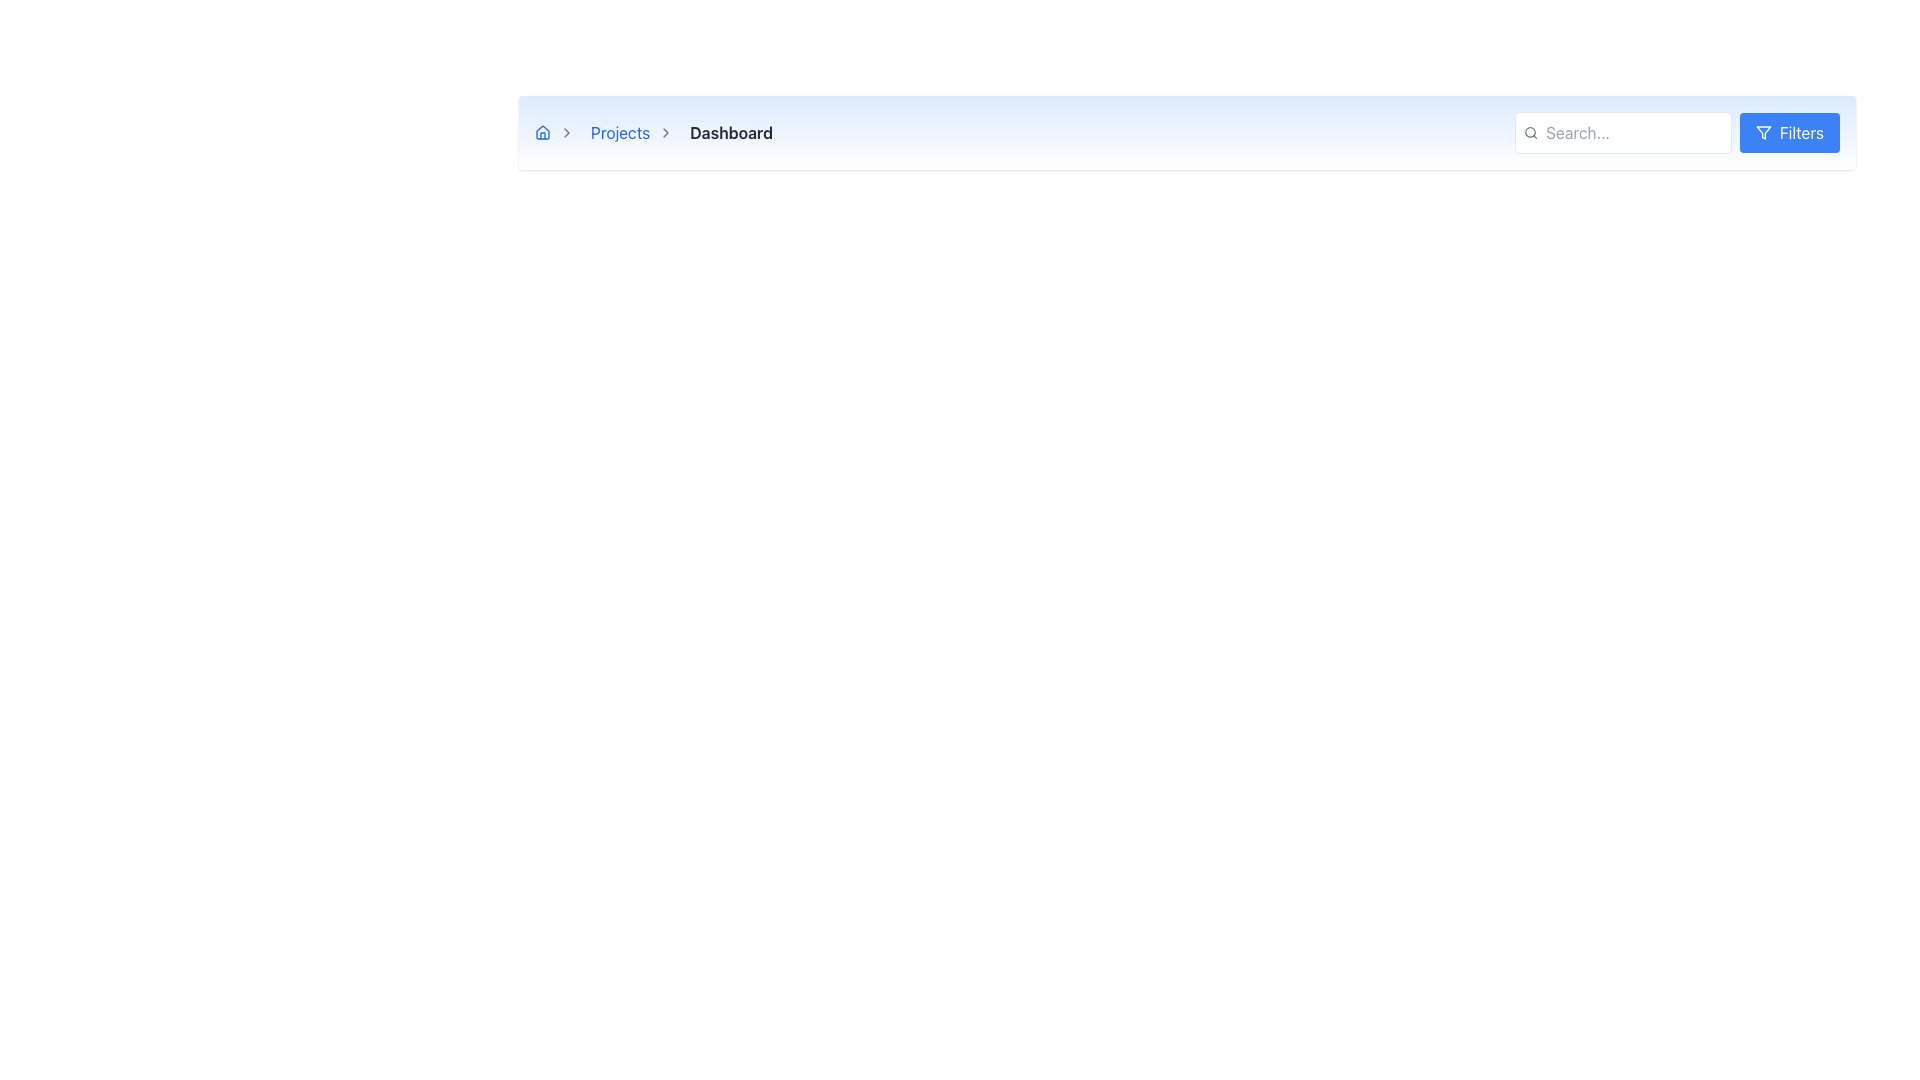  What do you see at coordinates (666, 132) in the screenshot?
I see `the chevron icon in the breadcrumb navigation that visually separates 'Projects' and 'Dashboard'` at bounding box center [666, 132].